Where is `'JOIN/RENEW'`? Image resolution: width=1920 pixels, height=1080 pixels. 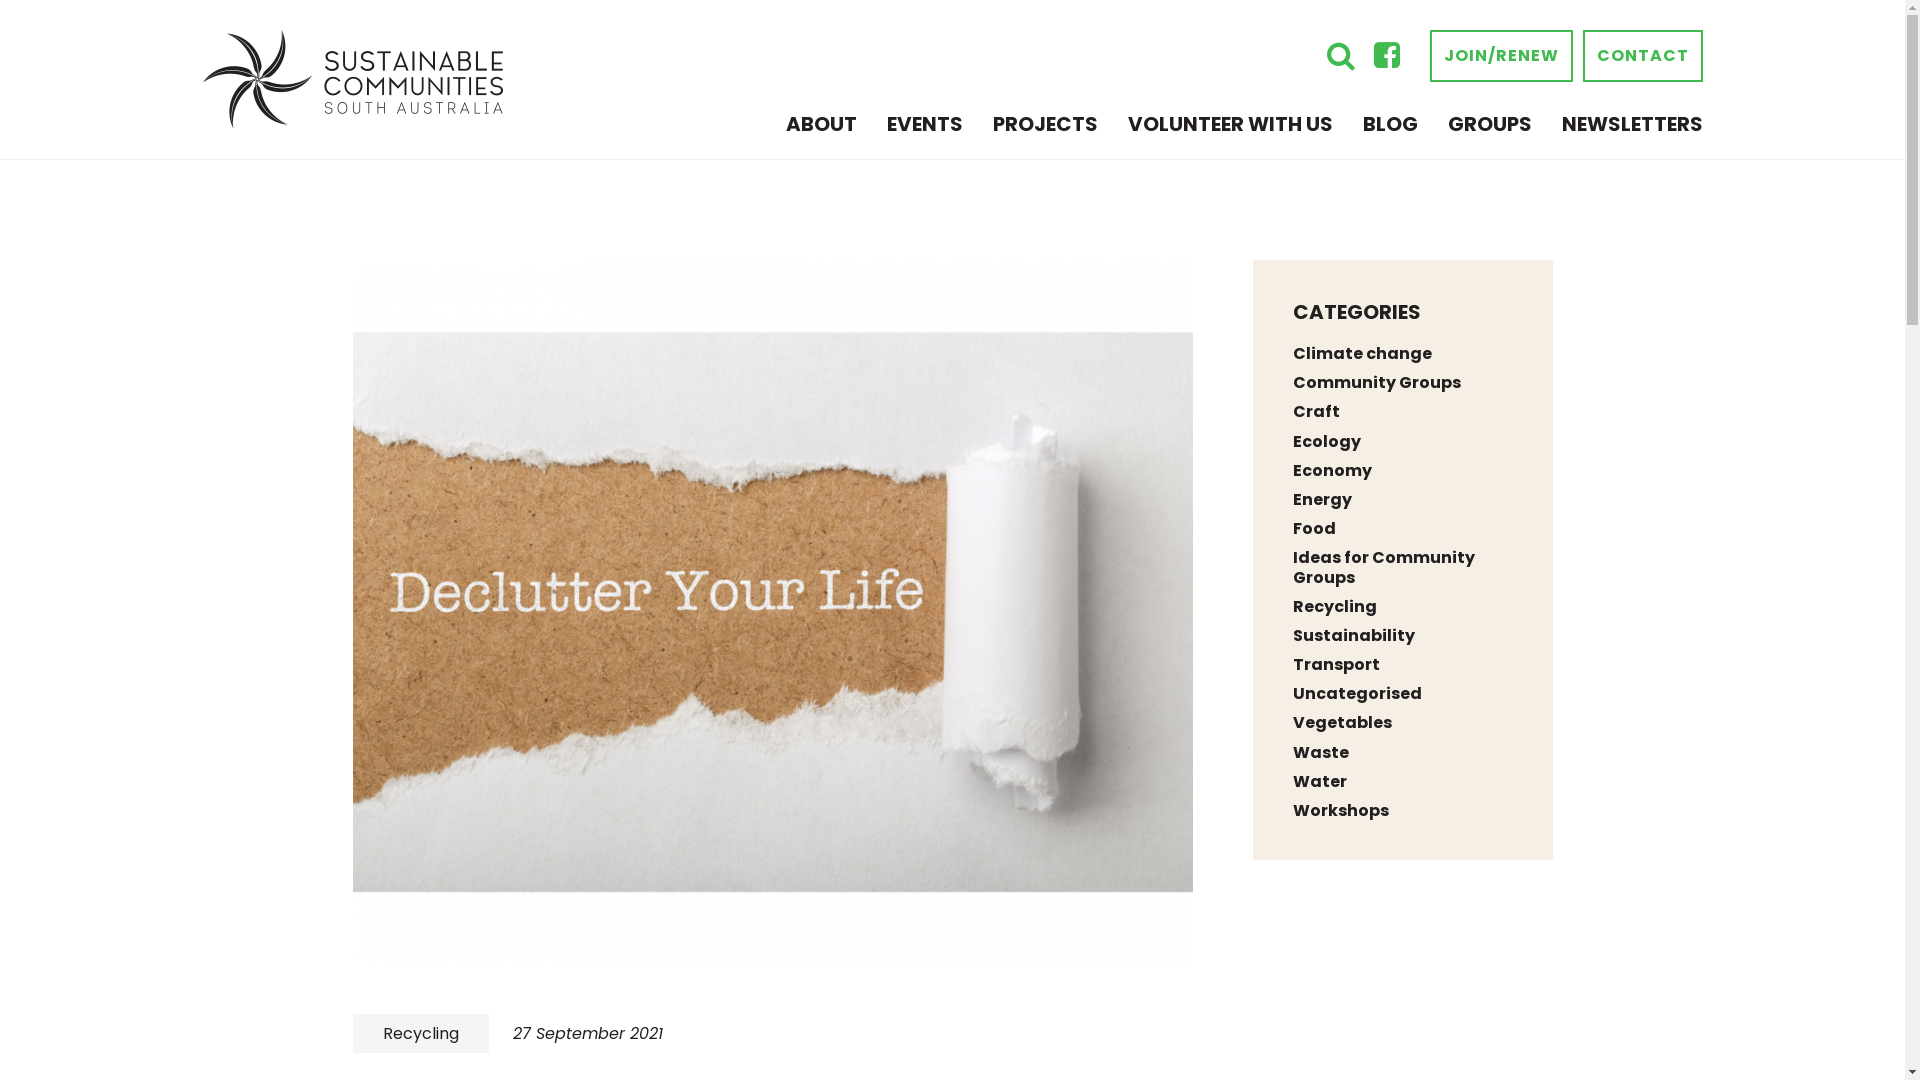 'JOIN/RENEW' is located at coordinates (1501, 55).